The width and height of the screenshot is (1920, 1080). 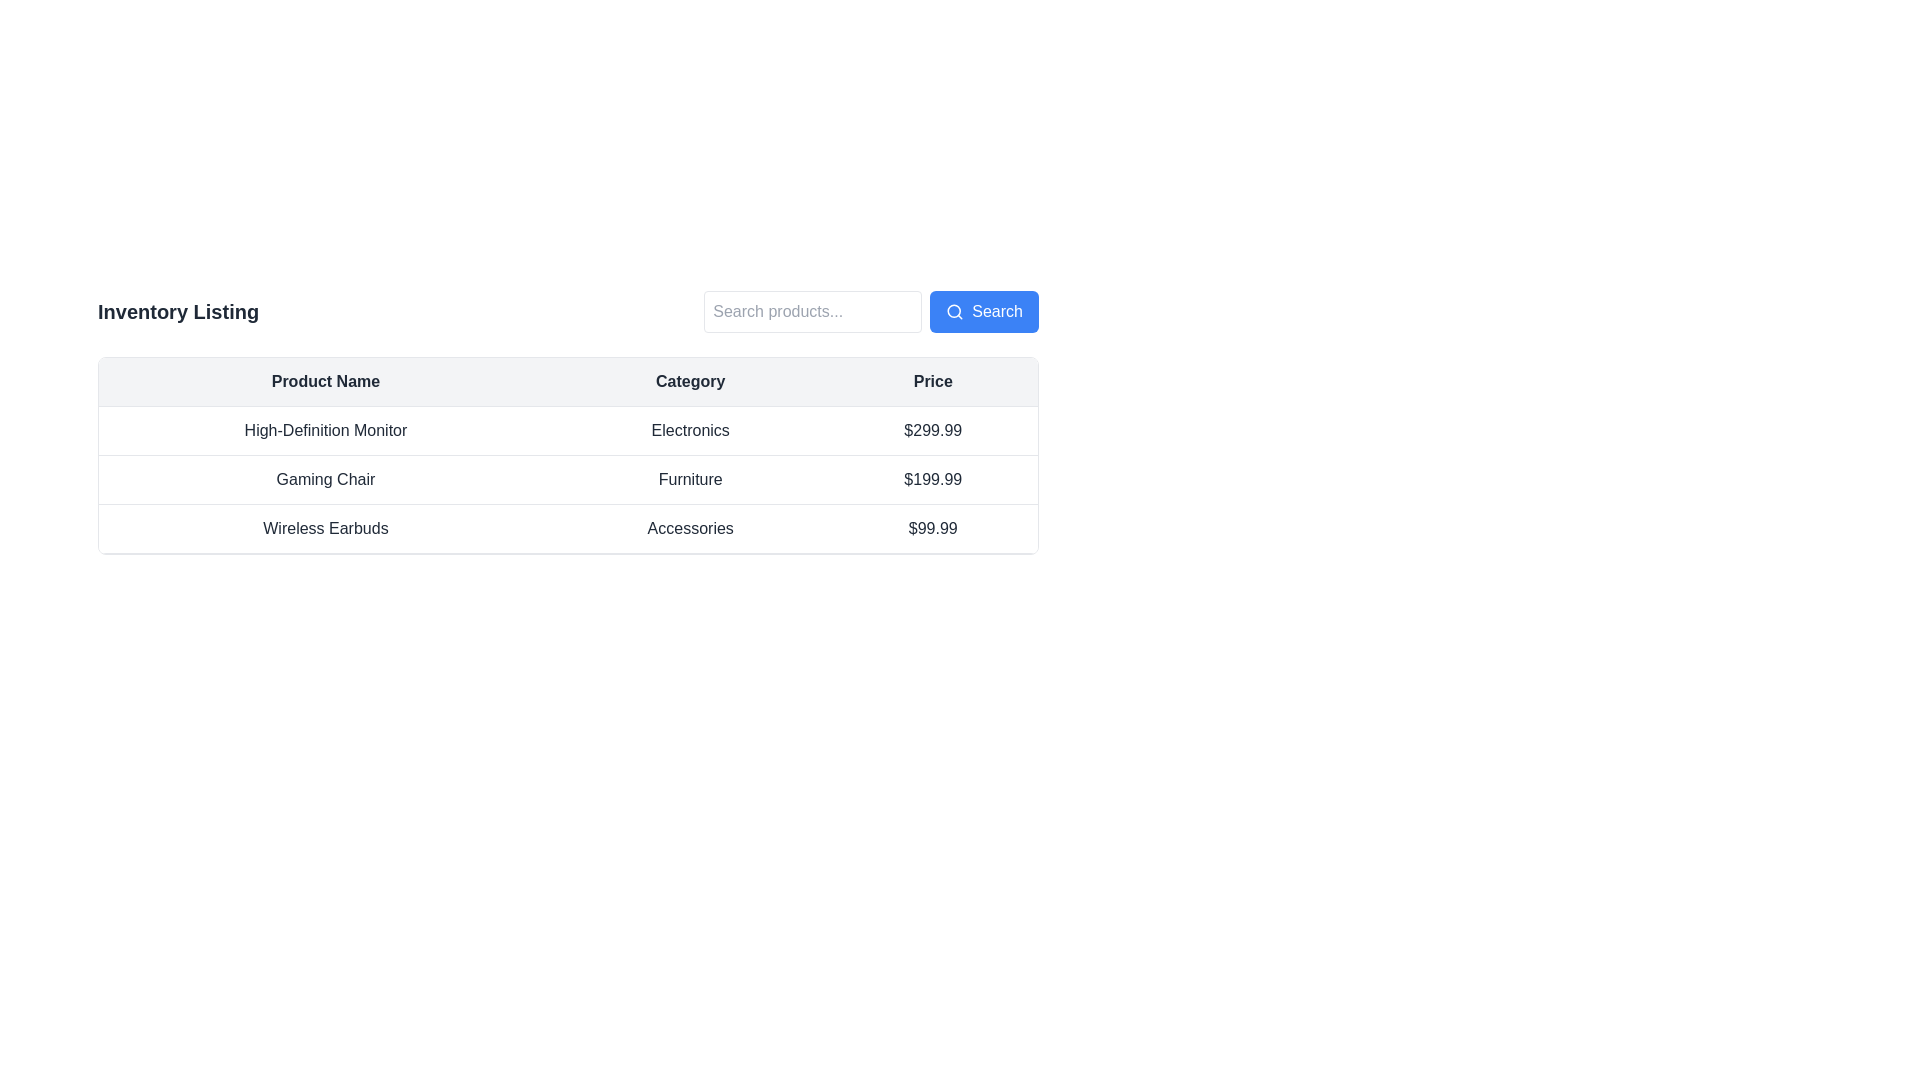 I want to click on the second row of the inventory table that displays 'Gaming Chair', 'Furniture', and '$199.99', so click(x=567, y=479).